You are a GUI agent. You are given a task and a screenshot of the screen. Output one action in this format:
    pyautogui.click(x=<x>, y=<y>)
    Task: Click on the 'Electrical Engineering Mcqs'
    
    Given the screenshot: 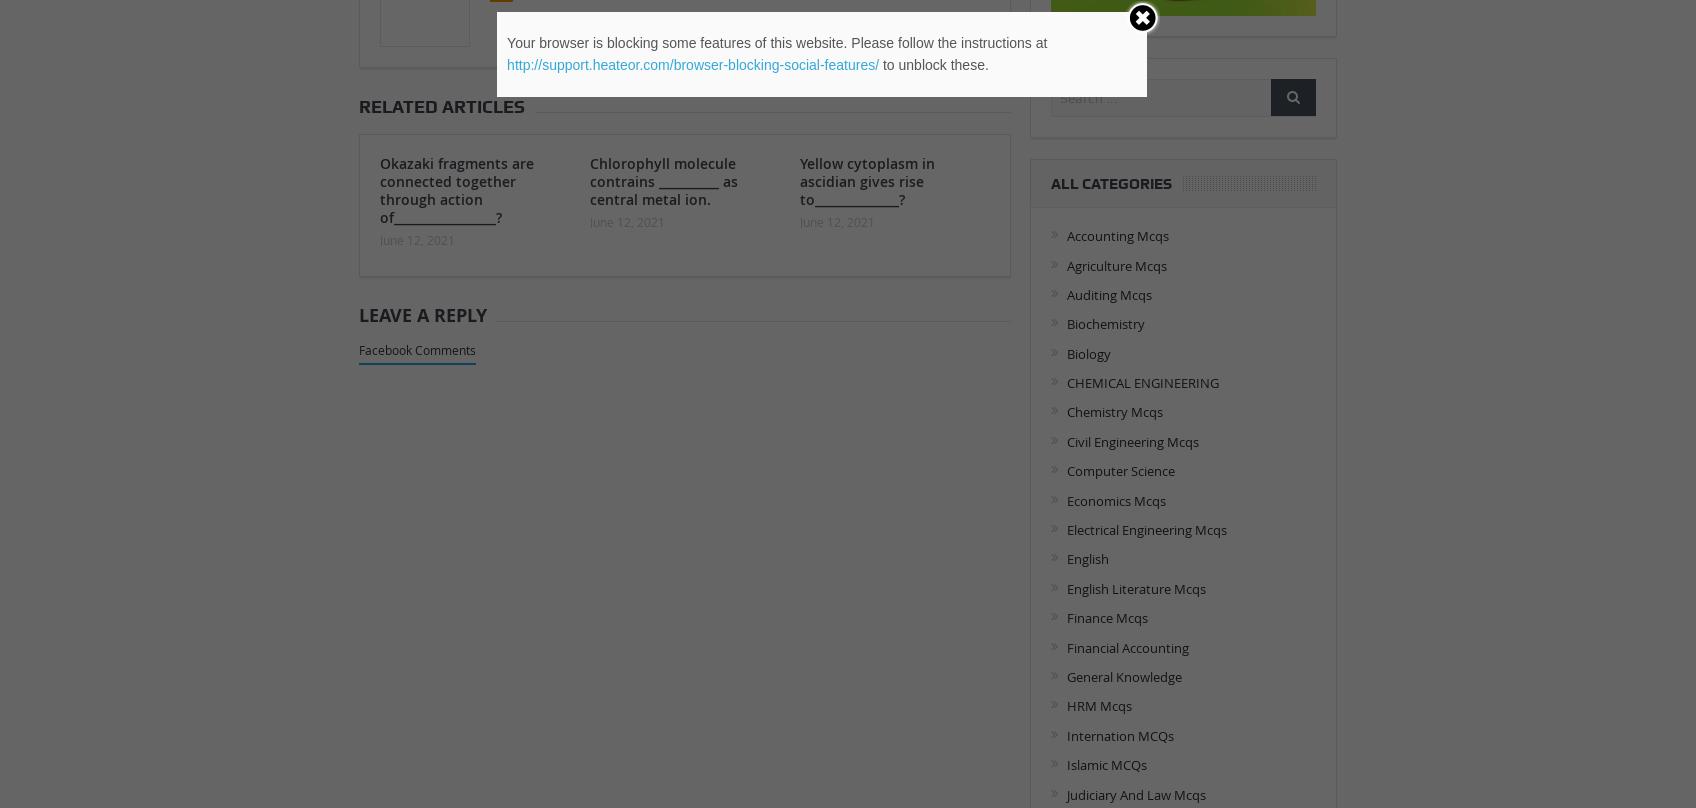 What is the action you would take?
    pyautogui.click(x=1147, y=528)
    